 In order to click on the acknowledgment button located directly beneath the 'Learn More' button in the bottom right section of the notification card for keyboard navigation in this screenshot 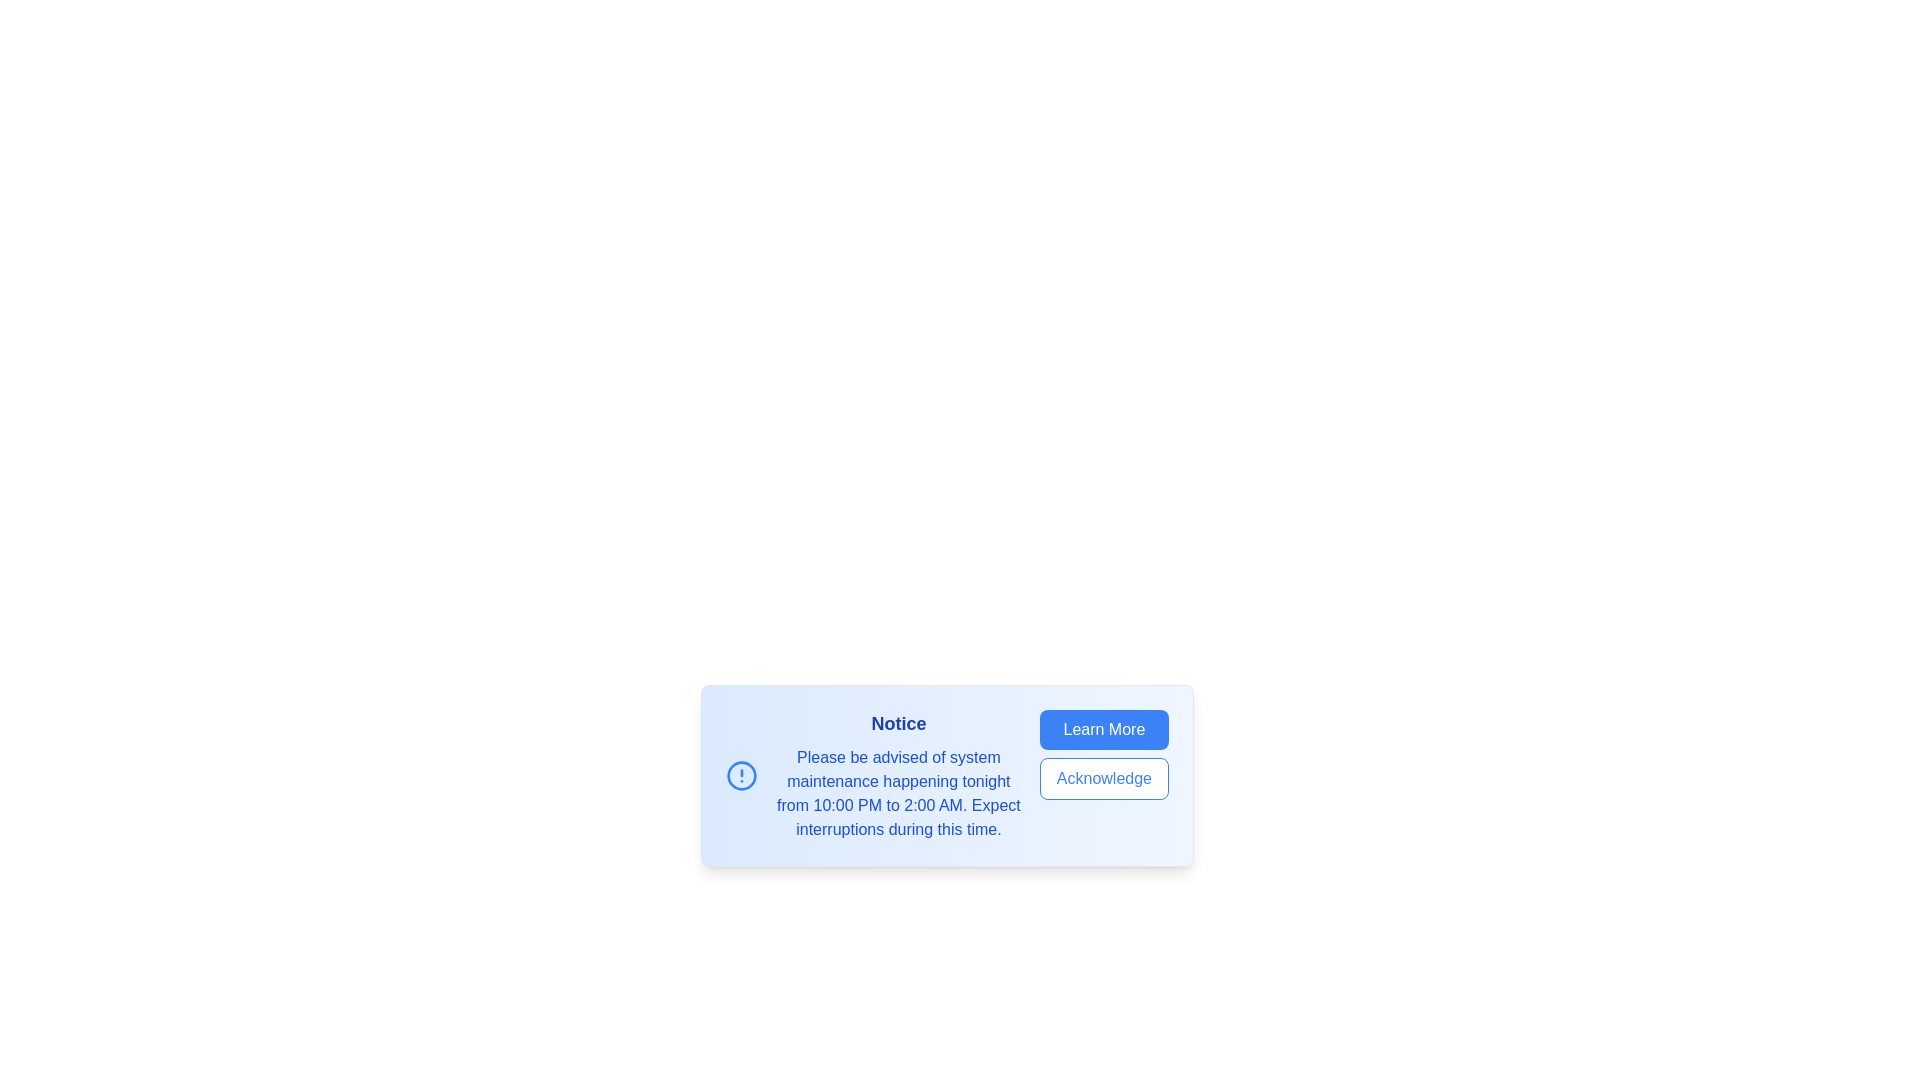, I will do `click(1103, 778)`.